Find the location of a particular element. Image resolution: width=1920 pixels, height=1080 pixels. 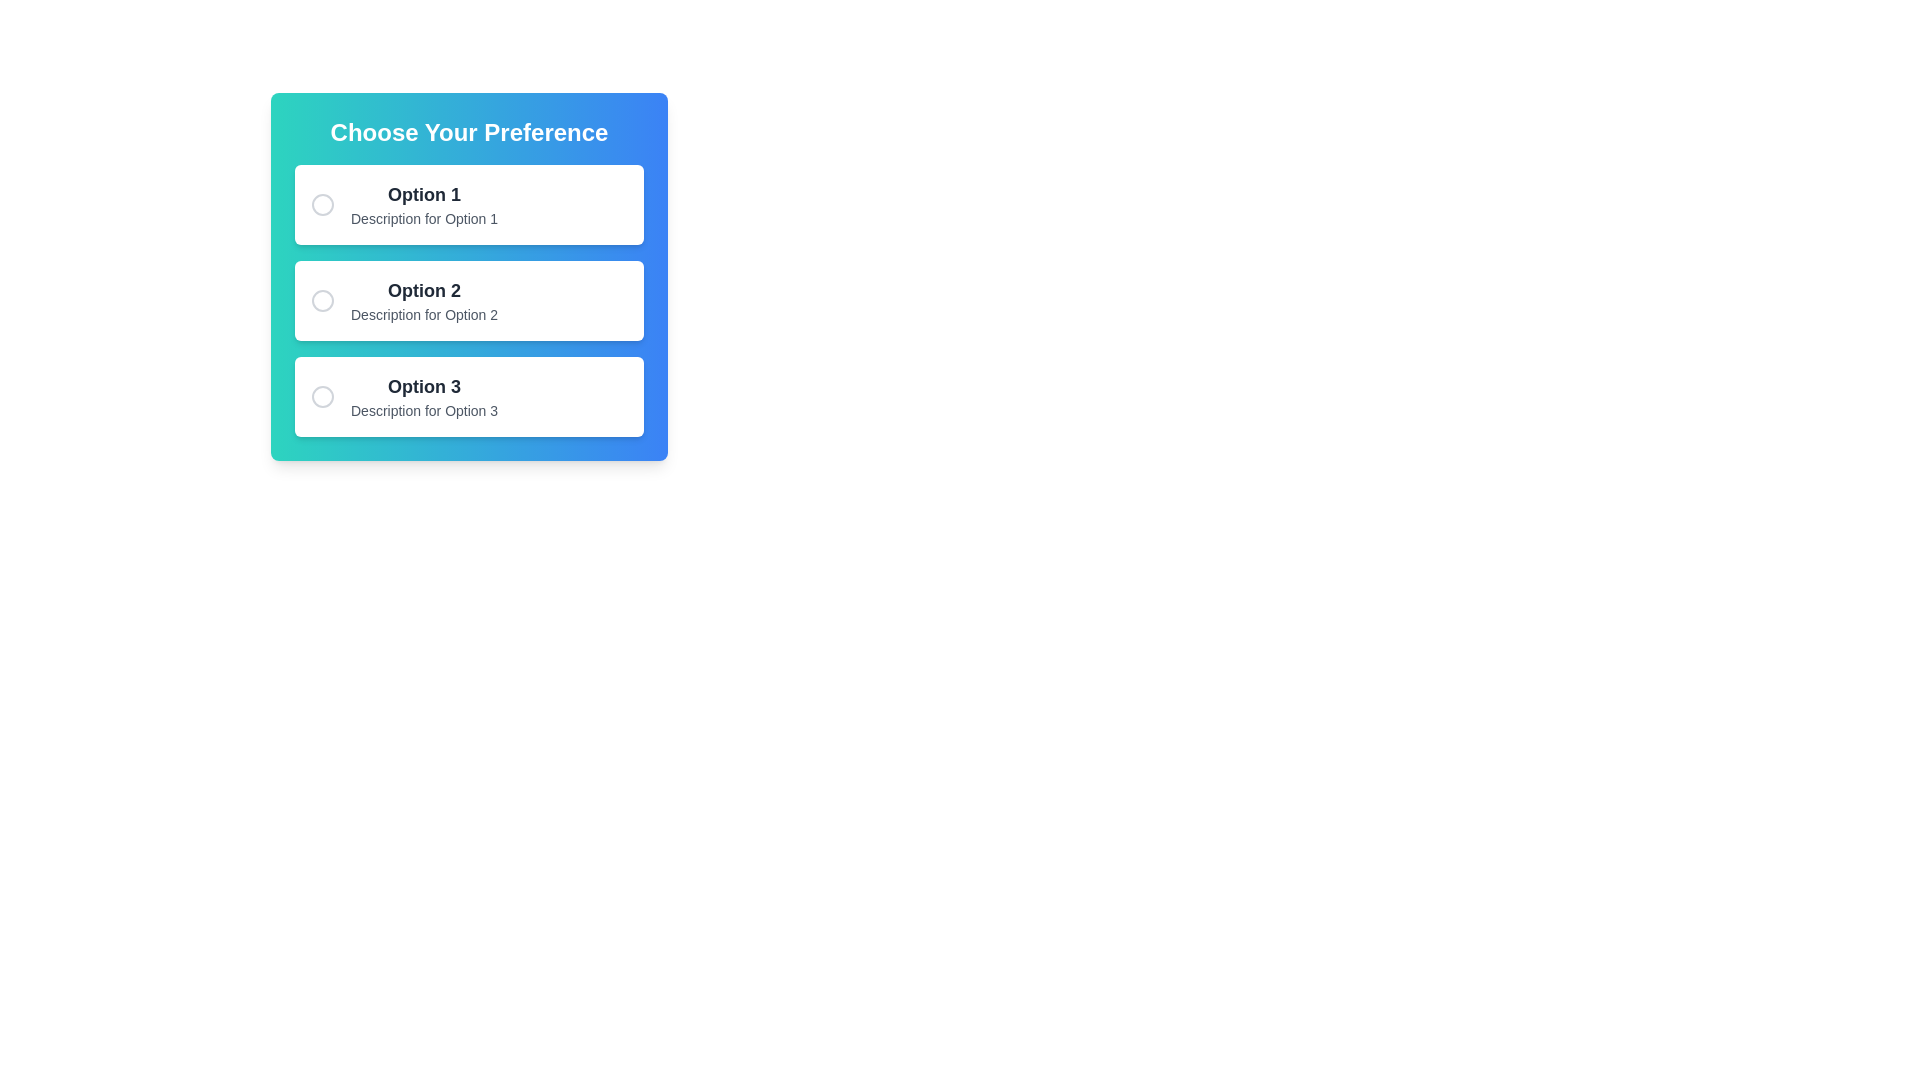

the first selectable option box with a radio button labeled 'Option 1' is located at coordinates (468, 204).